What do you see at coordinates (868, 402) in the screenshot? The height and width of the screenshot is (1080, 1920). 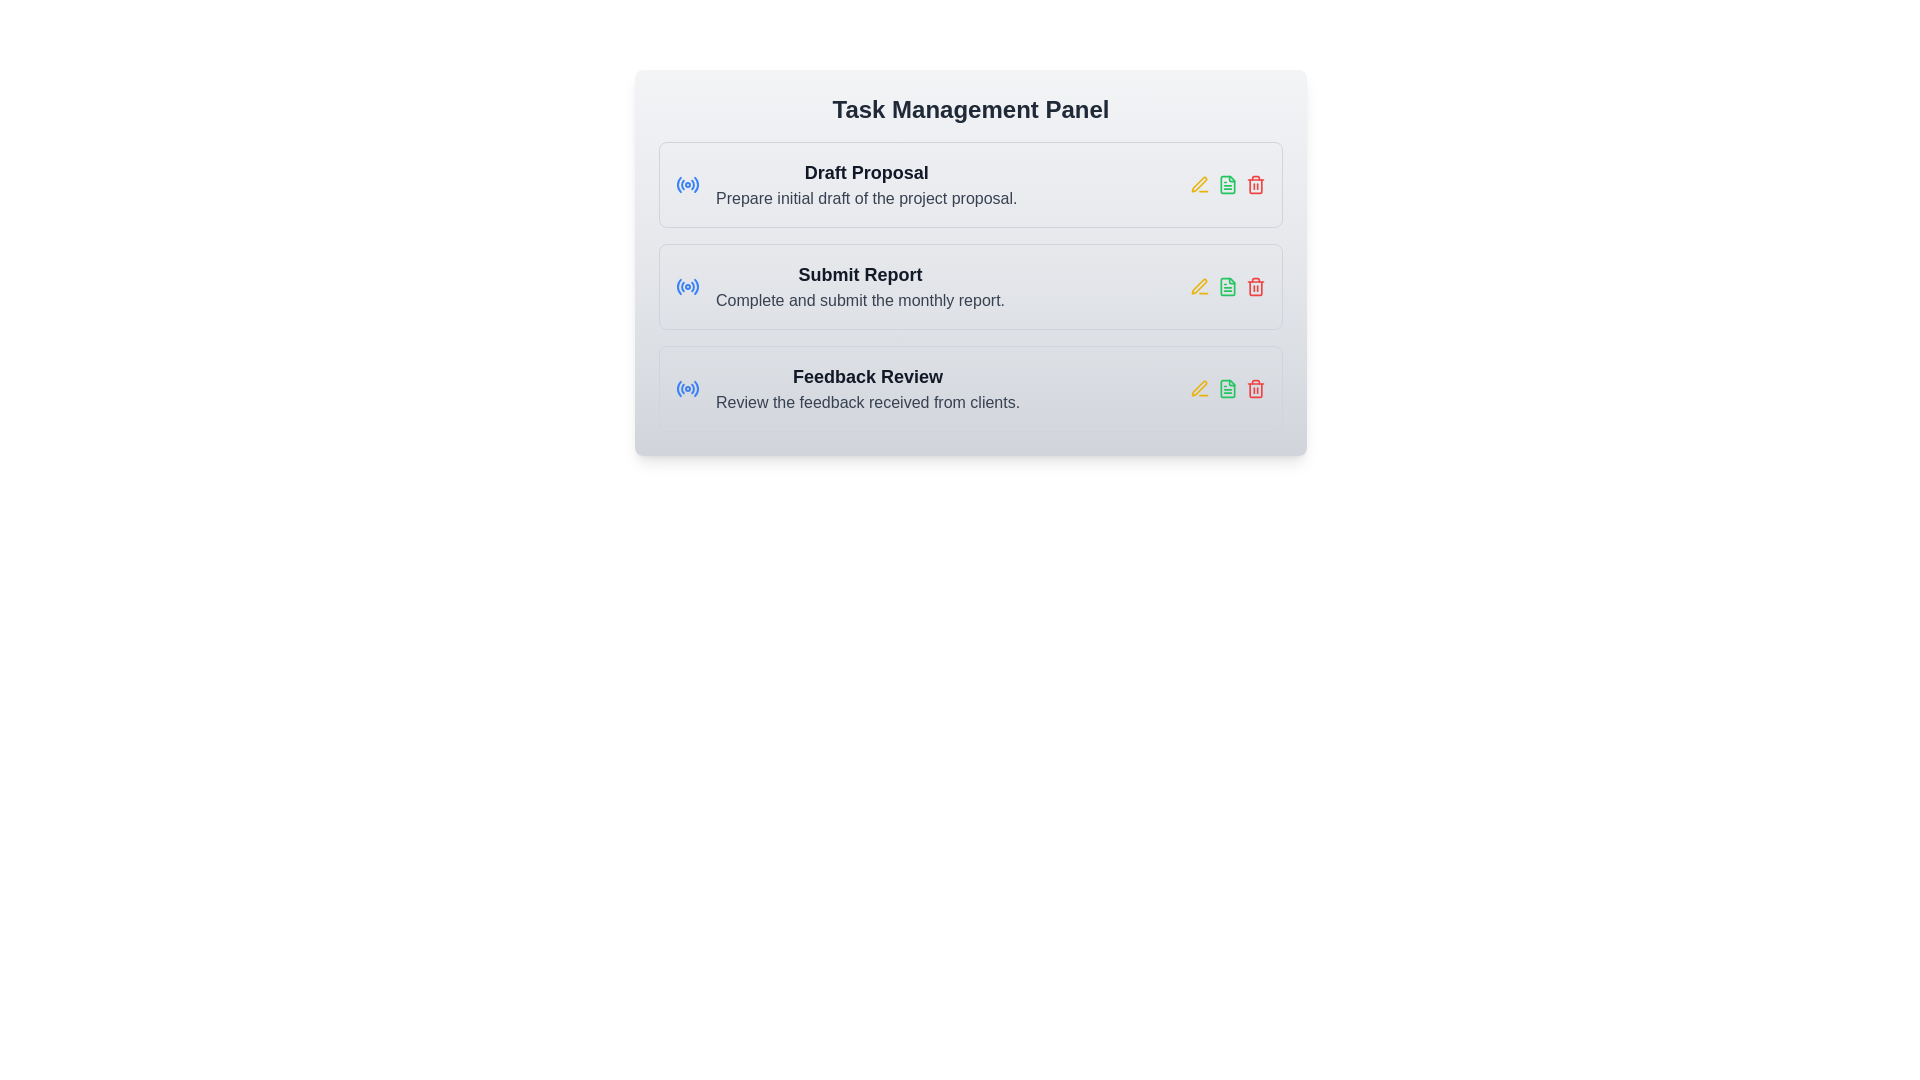 I see `the text label providing information about the task titled 'Feedback Review', located below the title in the Task Management Panel` at bounding box center [868, 402].